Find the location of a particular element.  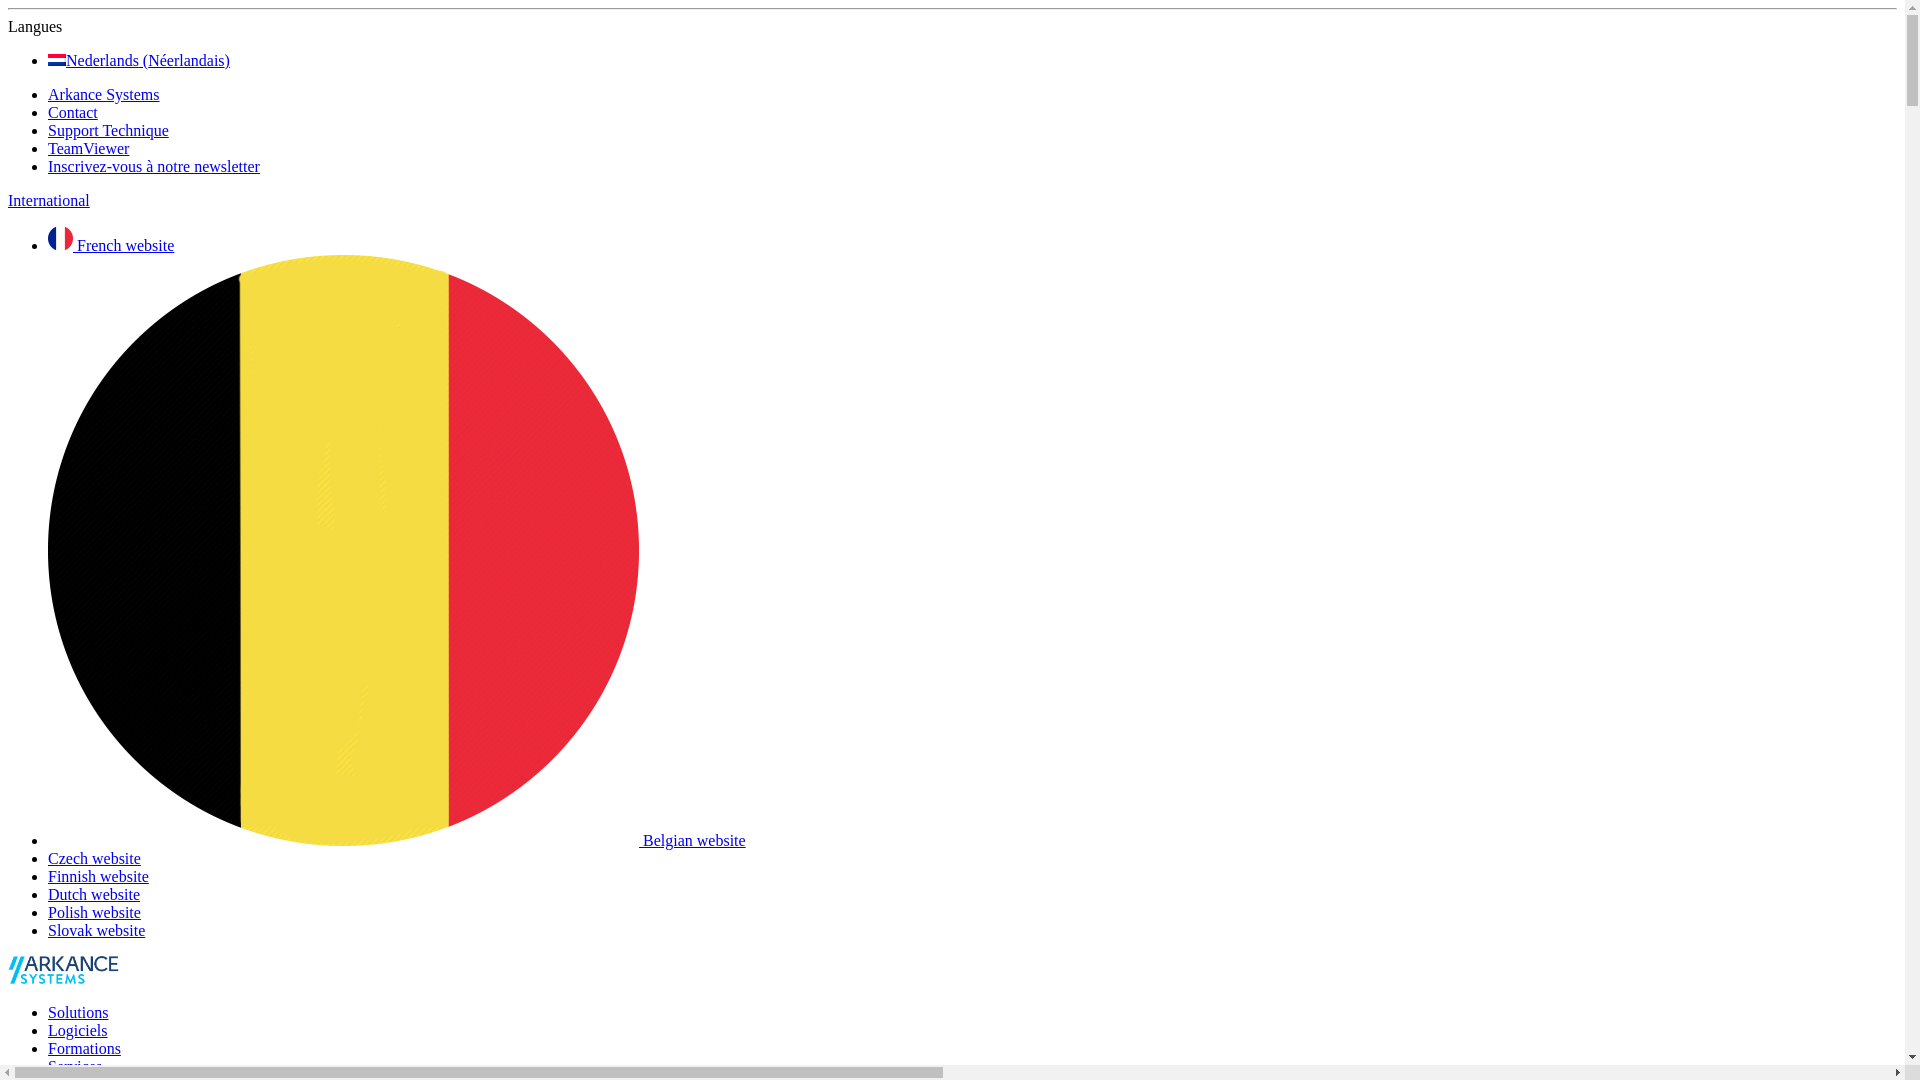

'Finnish website' is located at coordinates (97, 875).